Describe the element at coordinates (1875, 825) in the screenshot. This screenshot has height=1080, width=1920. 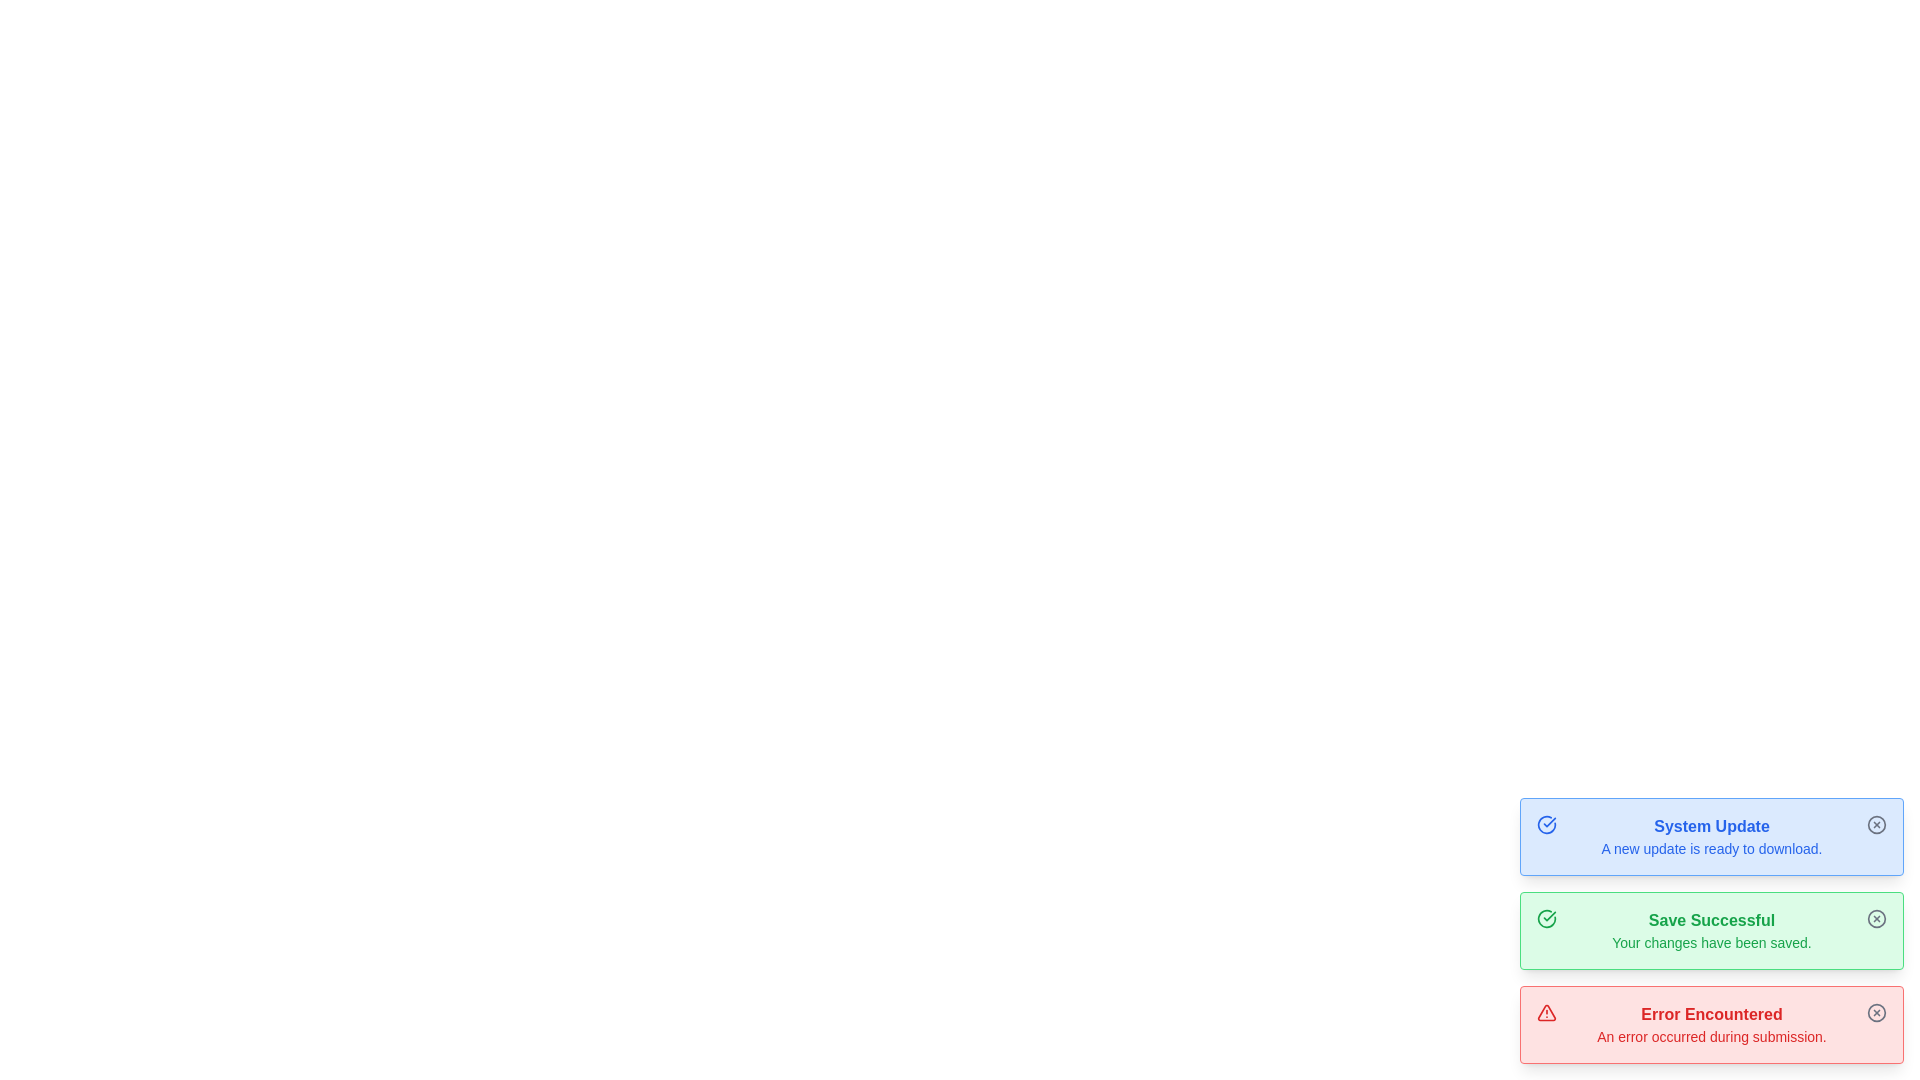
I see `the circular close button icon located in the top-right corner of the notification bar, which is part of an error or warning message indicator` at that location.